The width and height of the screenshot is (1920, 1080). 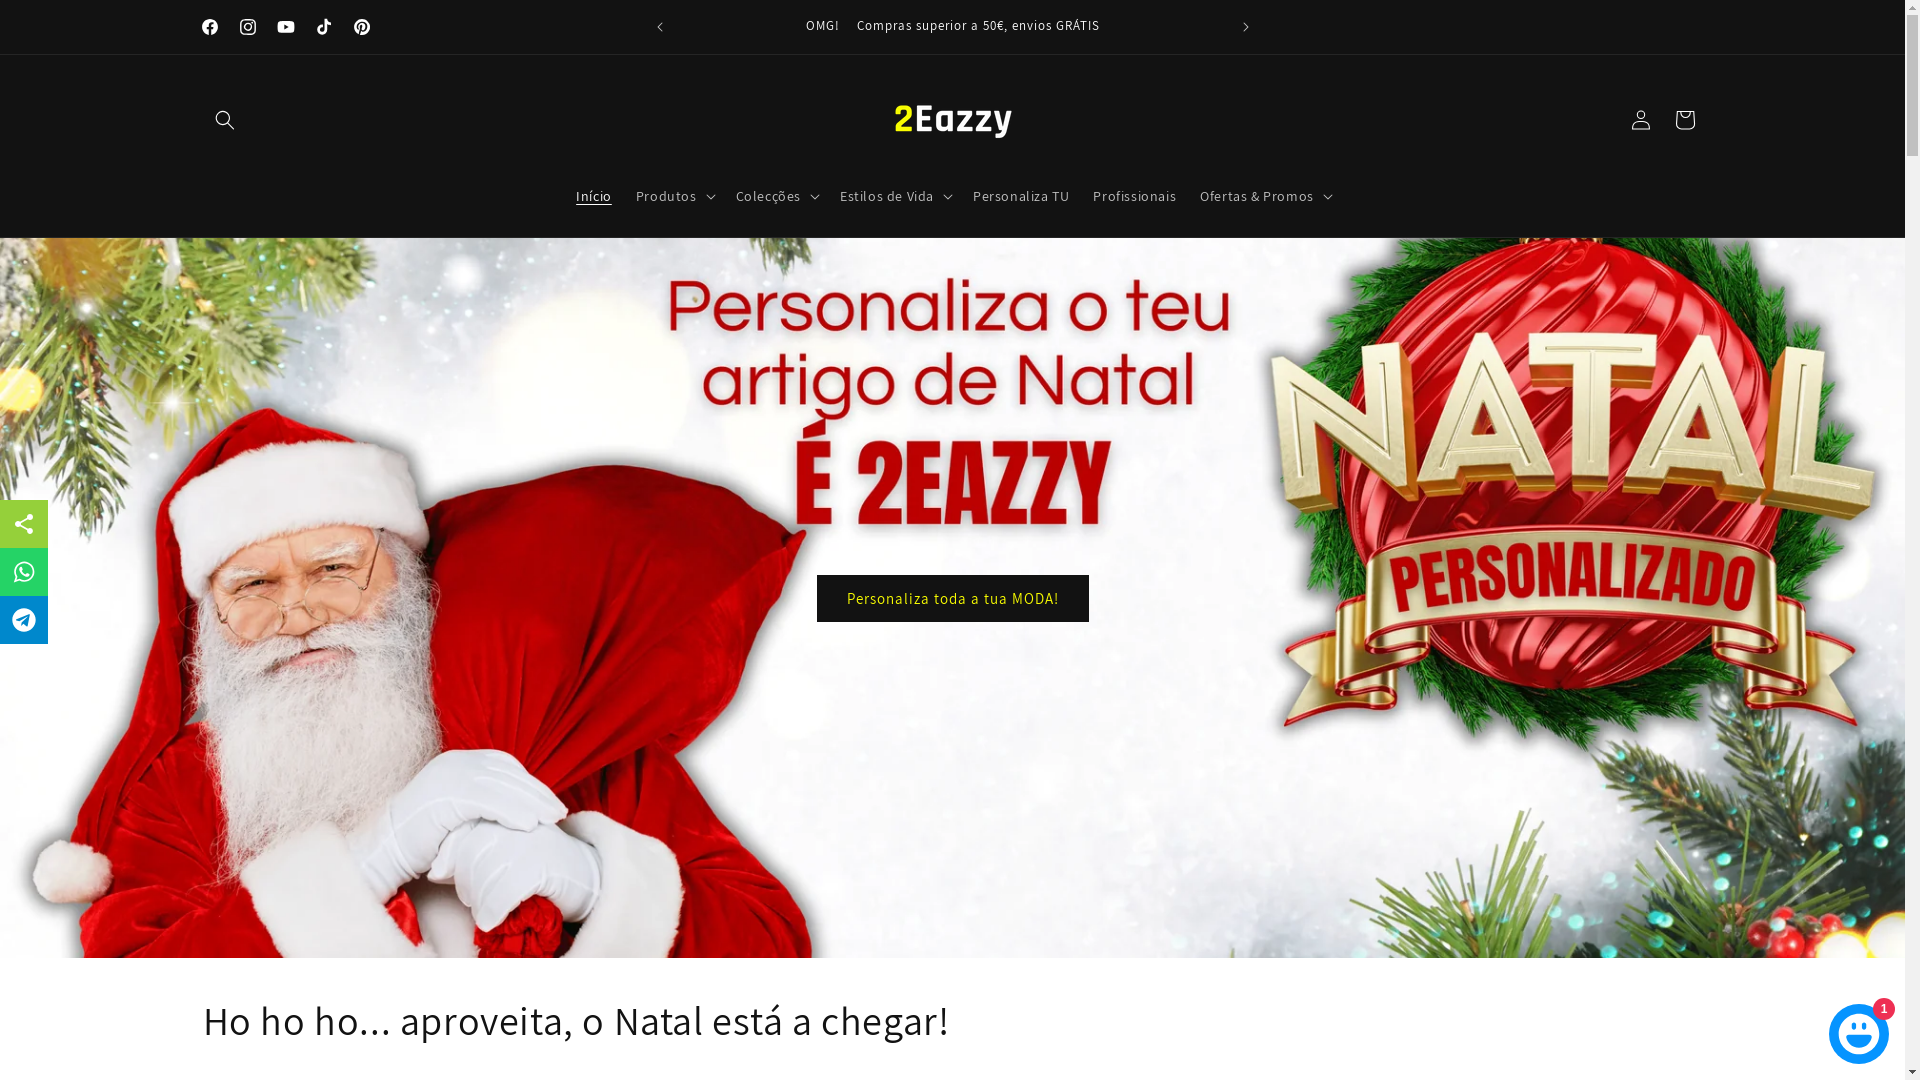 I want to click on 'Personaliza toda a tua MODA!', so click(x=950, y=597).